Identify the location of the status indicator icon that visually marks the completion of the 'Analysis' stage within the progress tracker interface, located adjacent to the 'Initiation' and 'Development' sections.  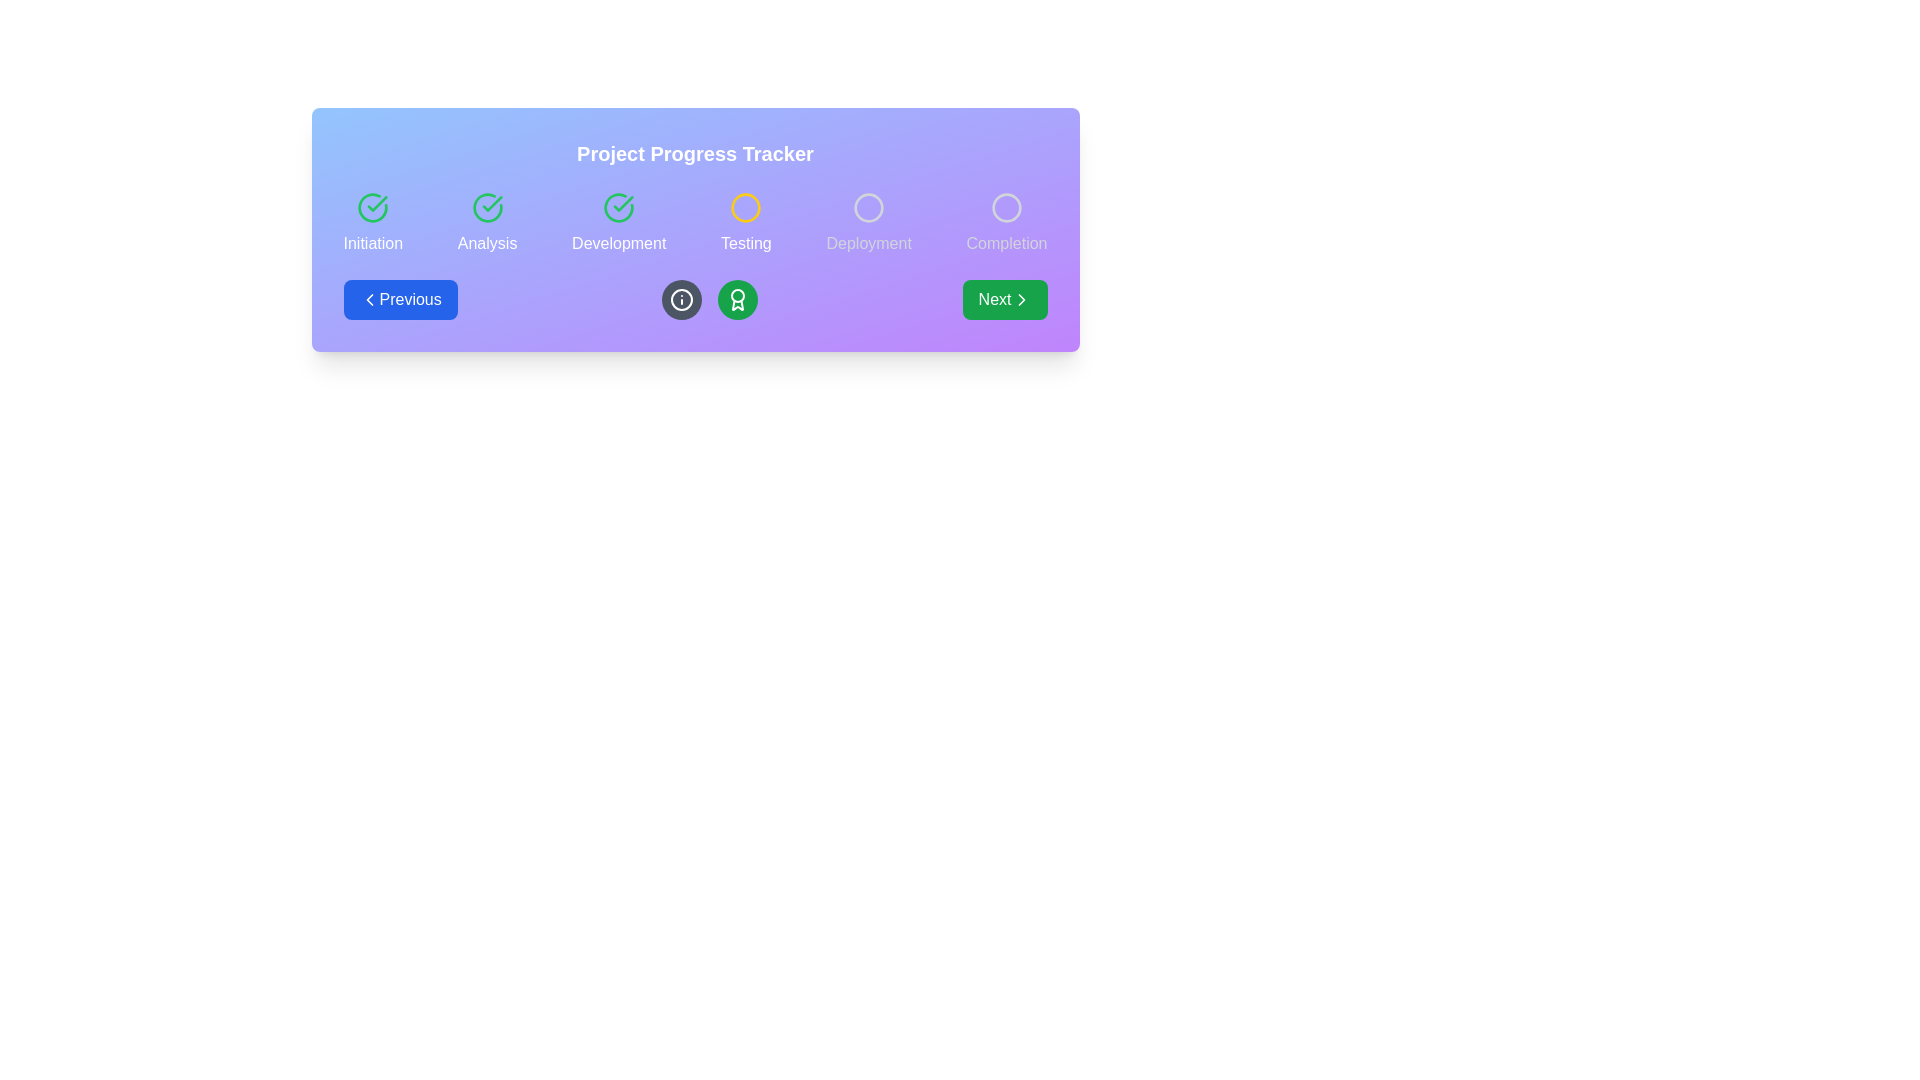
(492, 204).